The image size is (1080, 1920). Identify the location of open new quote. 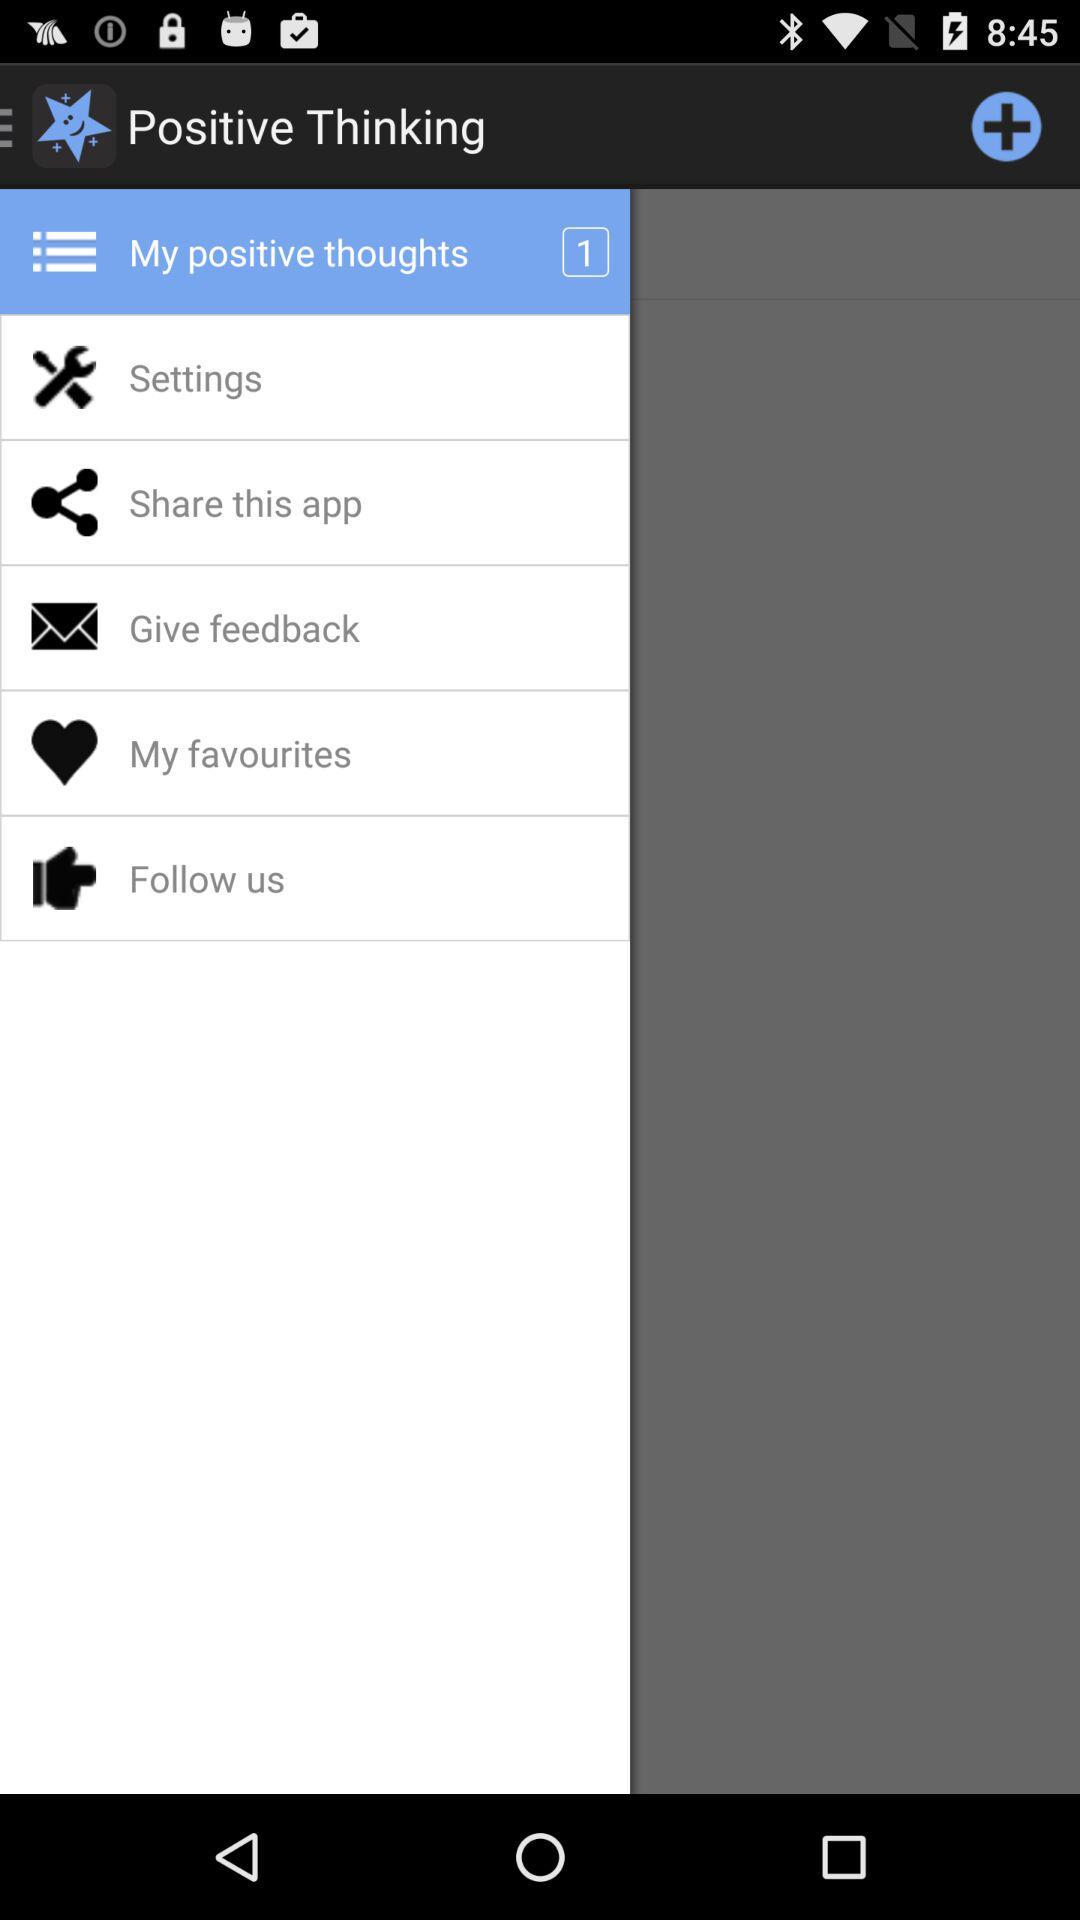
(1006, 124).